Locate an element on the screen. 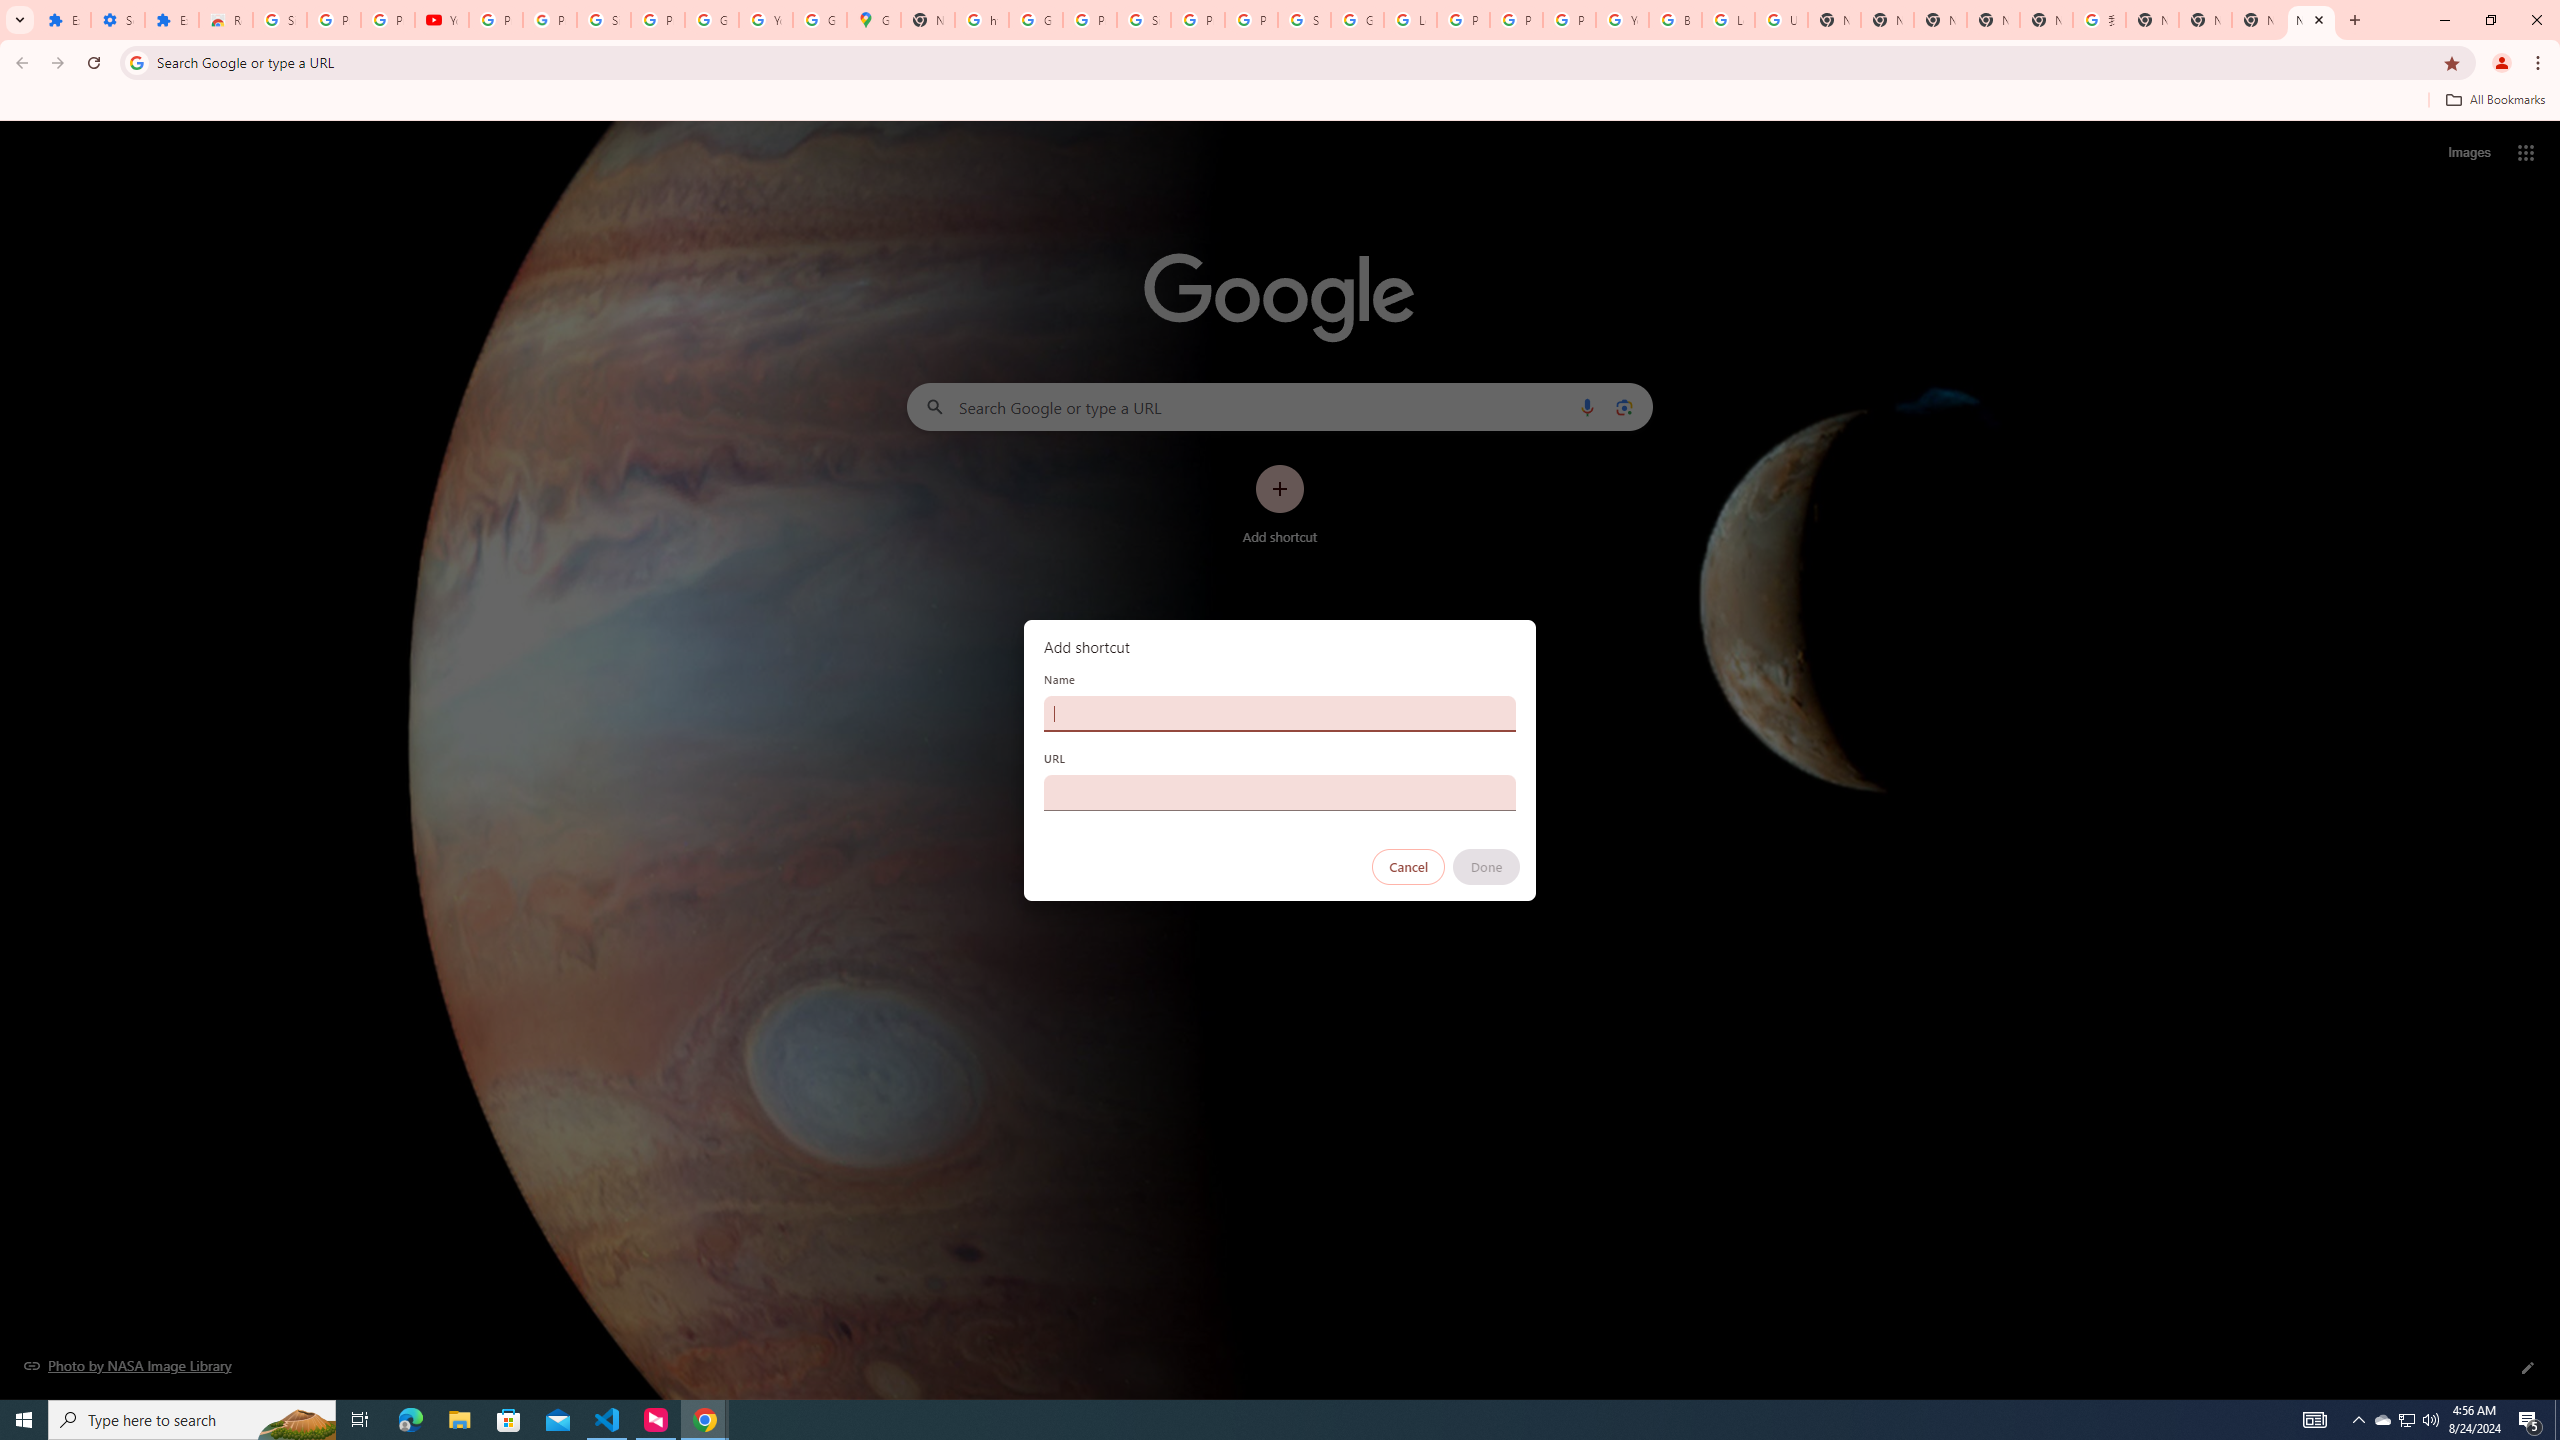  'URL' is located at coordinates (1280, 792).